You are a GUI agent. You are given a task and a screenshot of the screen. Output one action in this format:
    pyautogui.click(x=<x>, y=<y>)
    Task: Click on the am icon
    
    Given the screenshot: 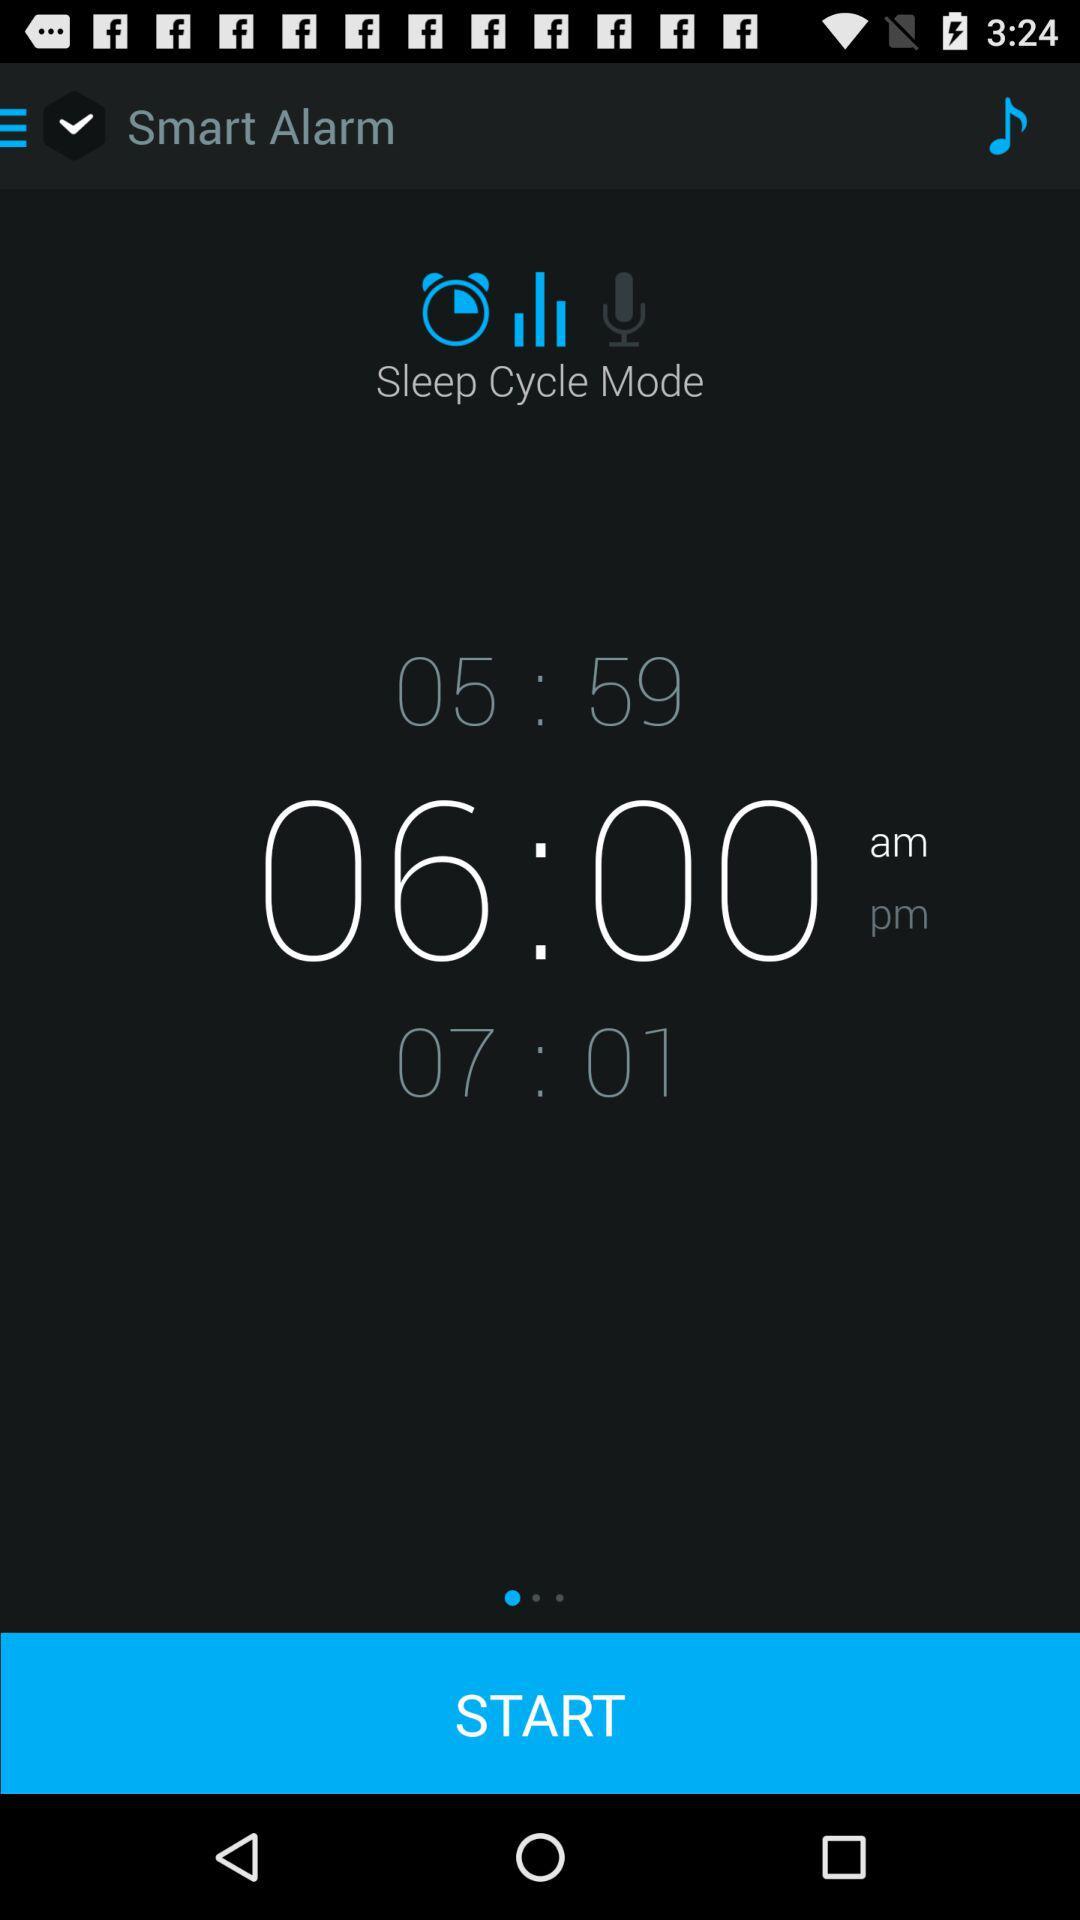 What is the action you would take?
    pyautogui.click(x=973, y=776)
    